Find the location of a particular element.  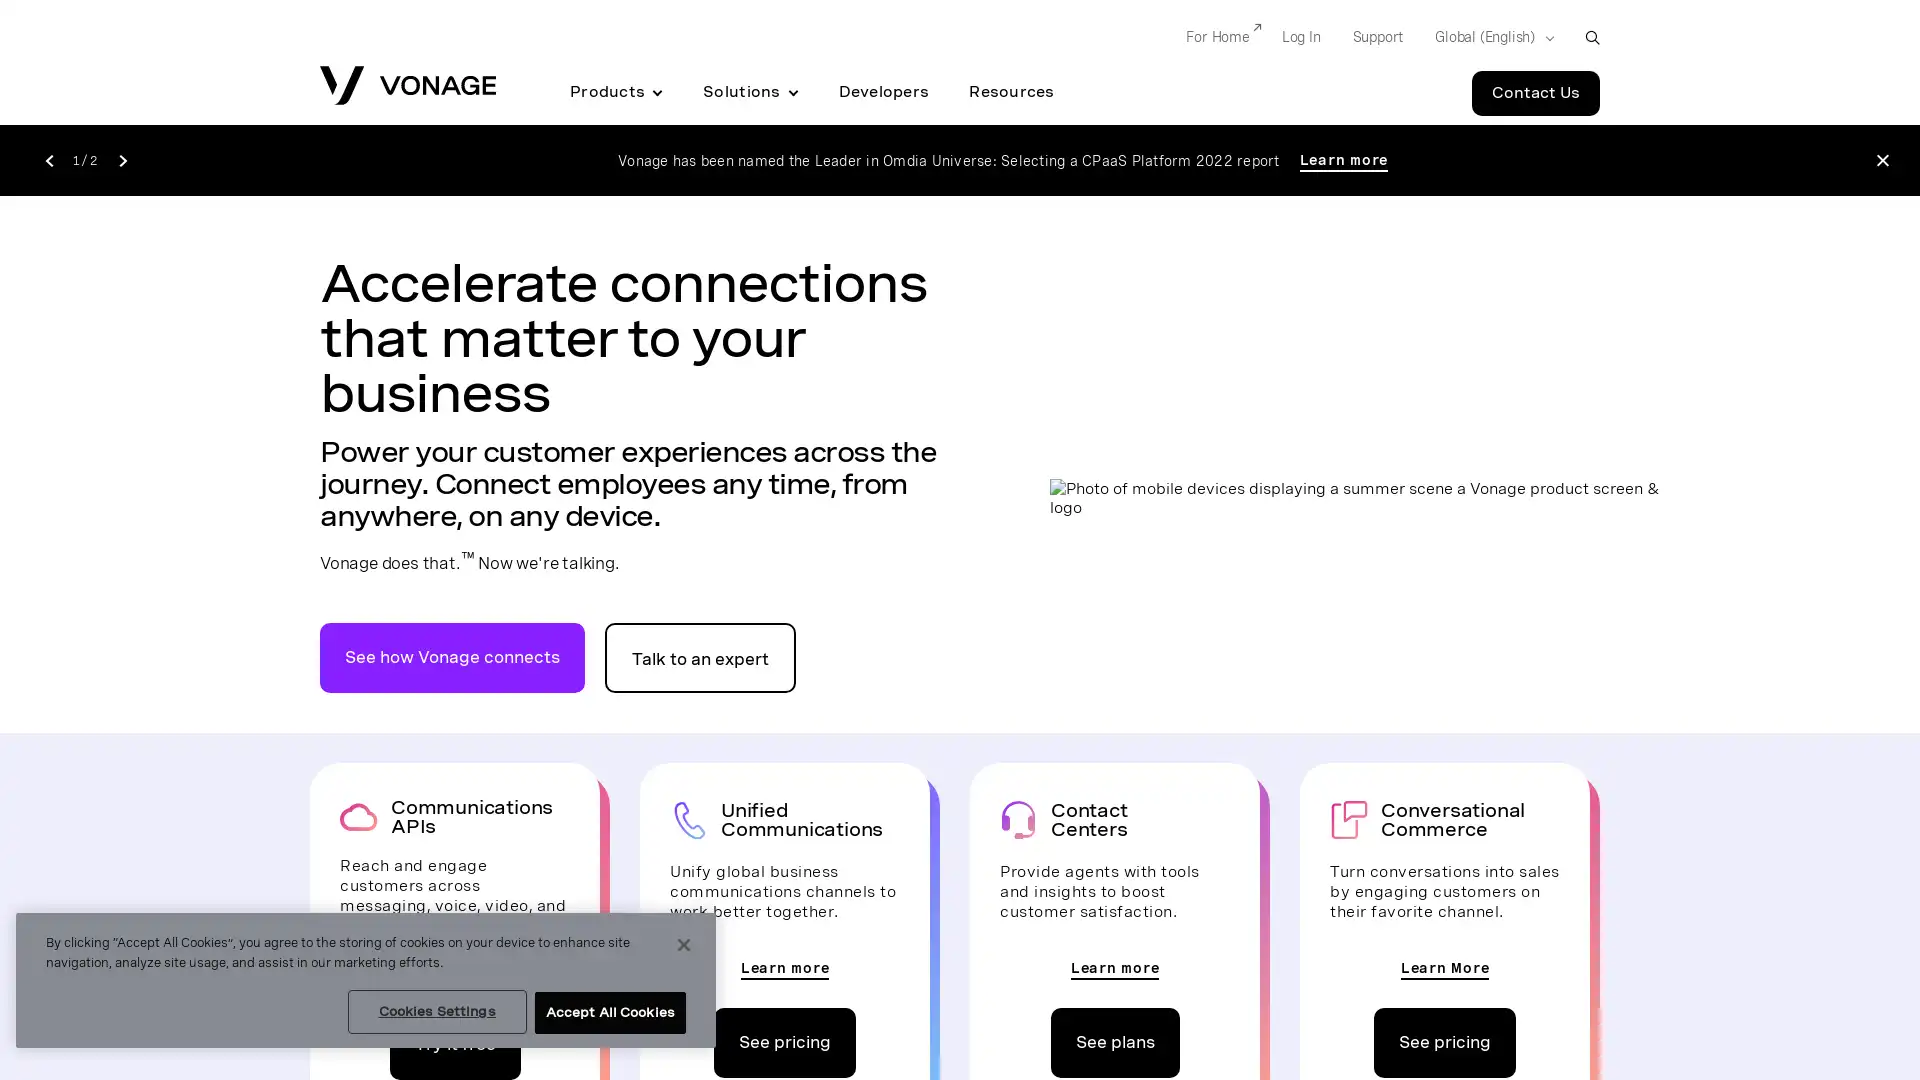

Close the announcement is located at coordinates (1881, 159).